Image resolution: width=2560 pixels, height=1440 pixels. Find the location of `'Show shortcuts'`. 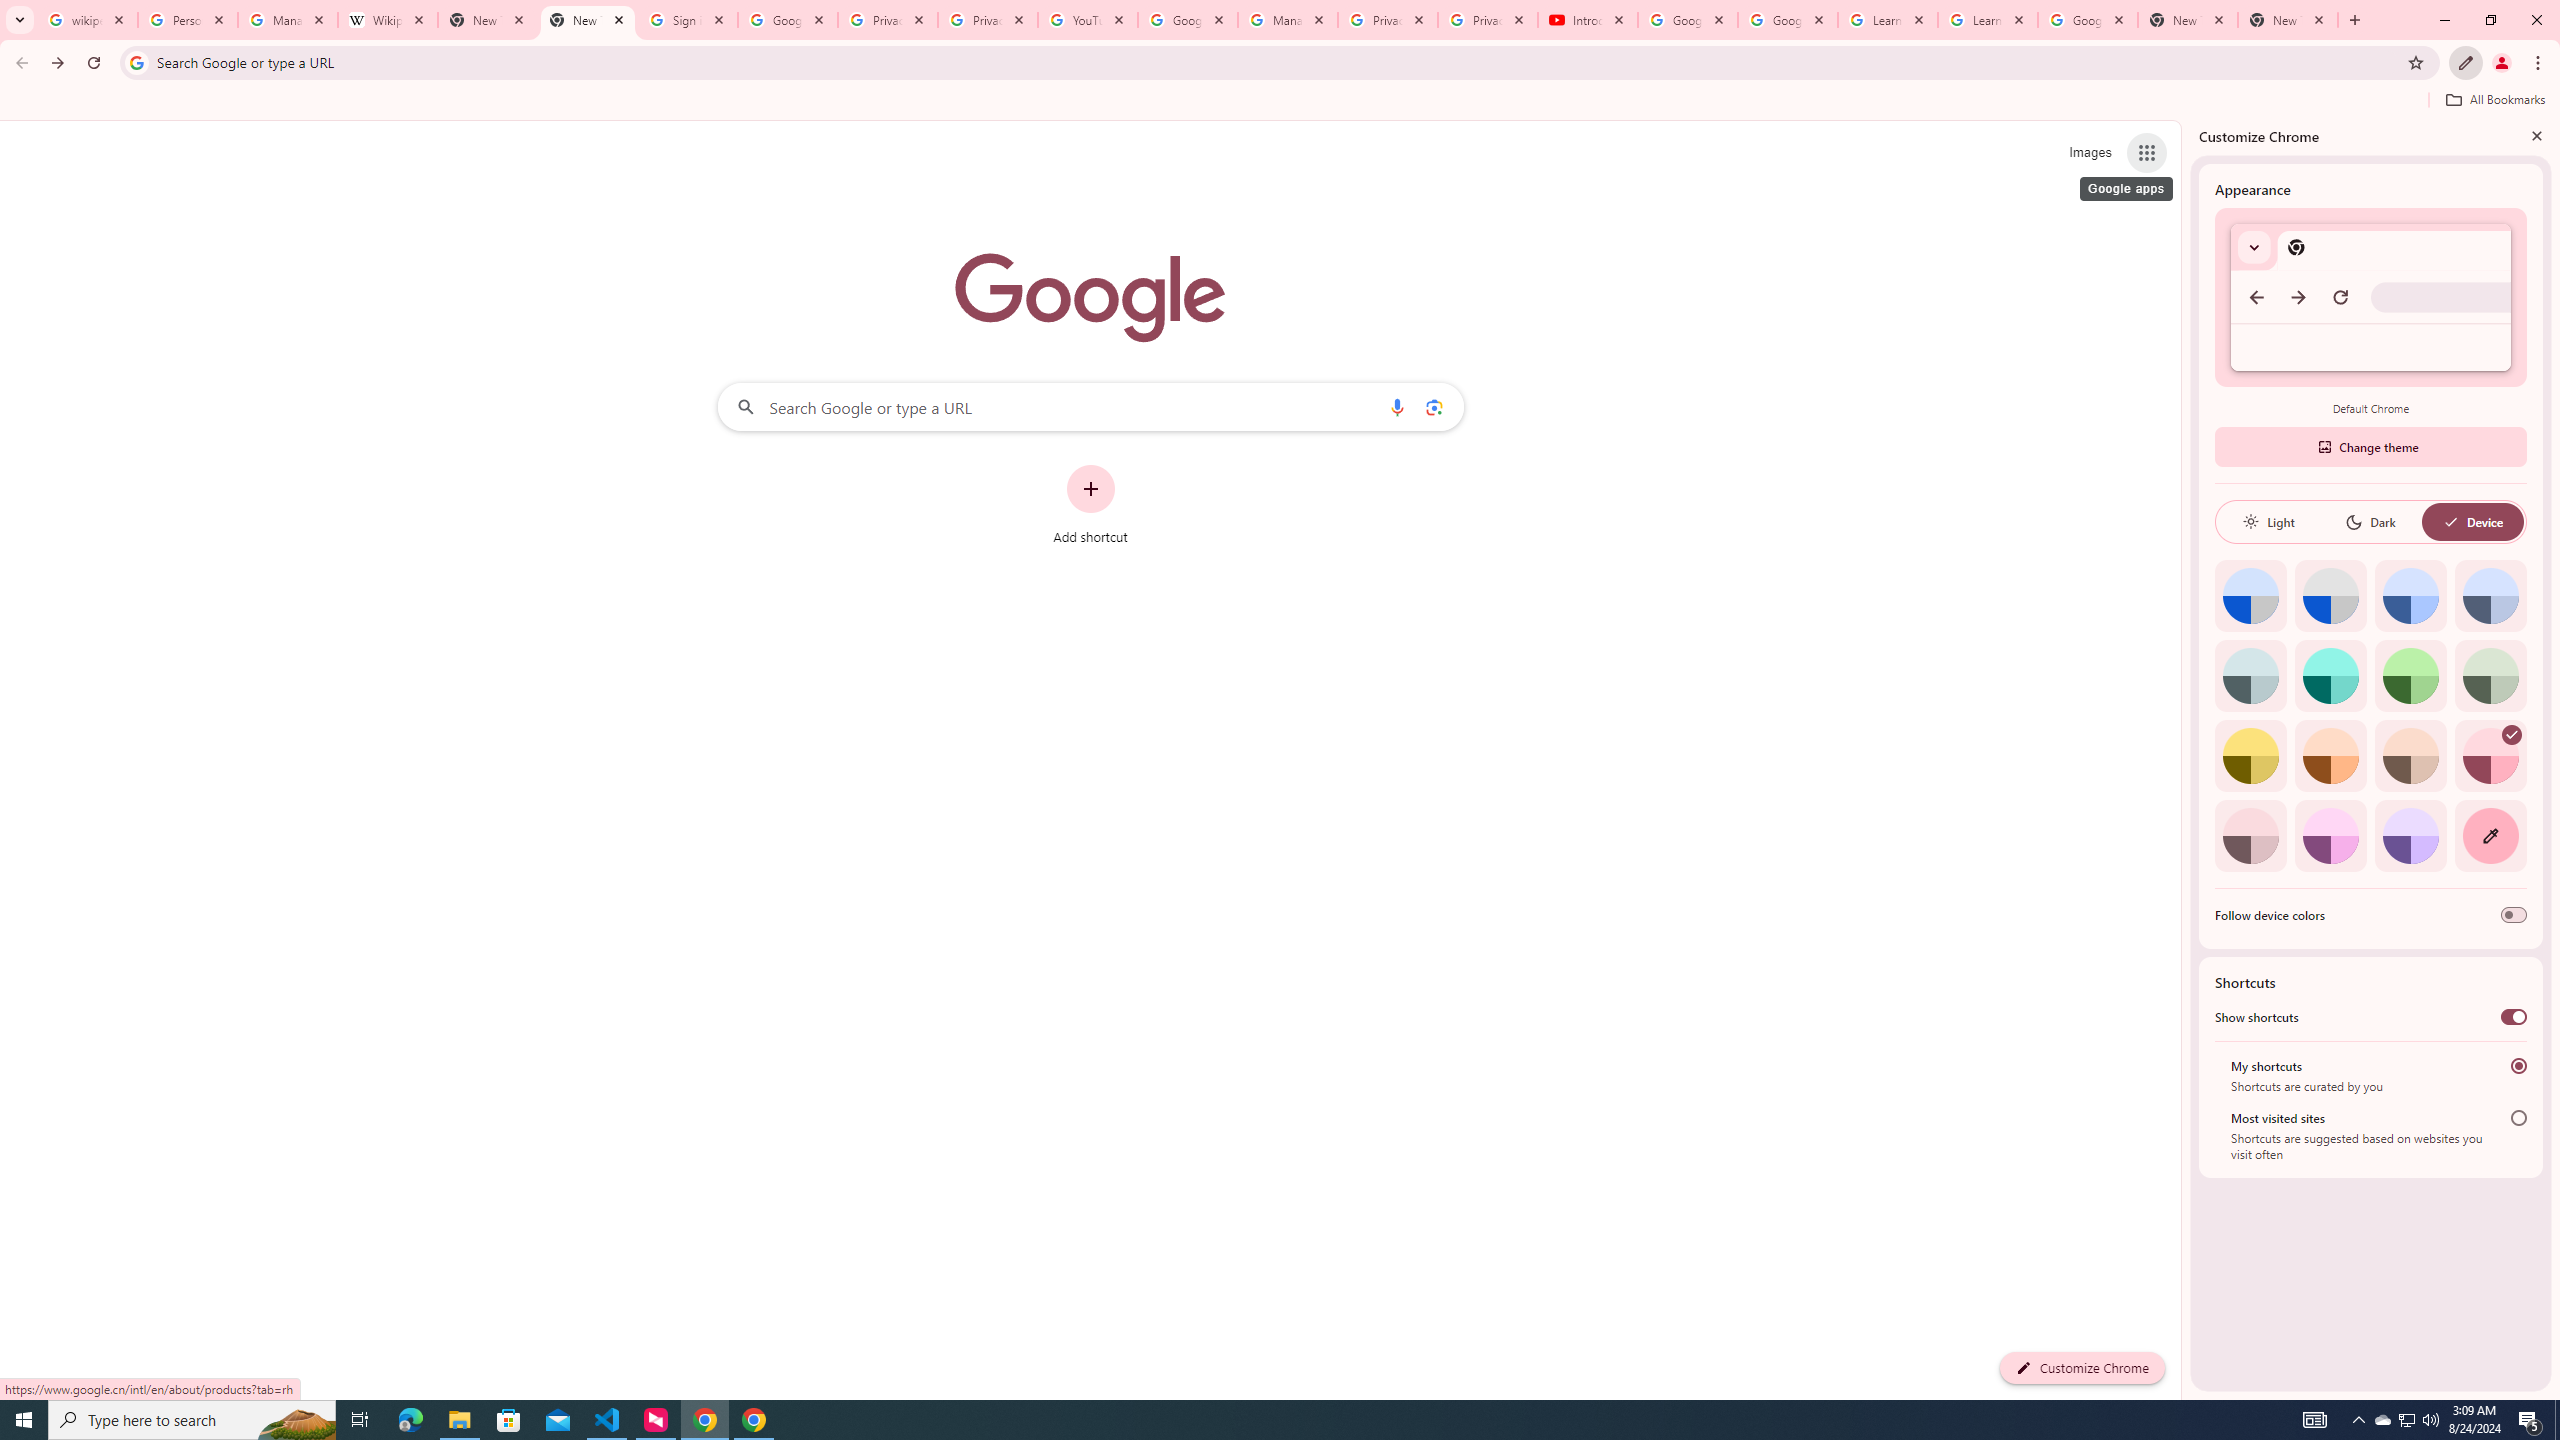

'Show shortcuts' is located at coordinates (2512, 1016).